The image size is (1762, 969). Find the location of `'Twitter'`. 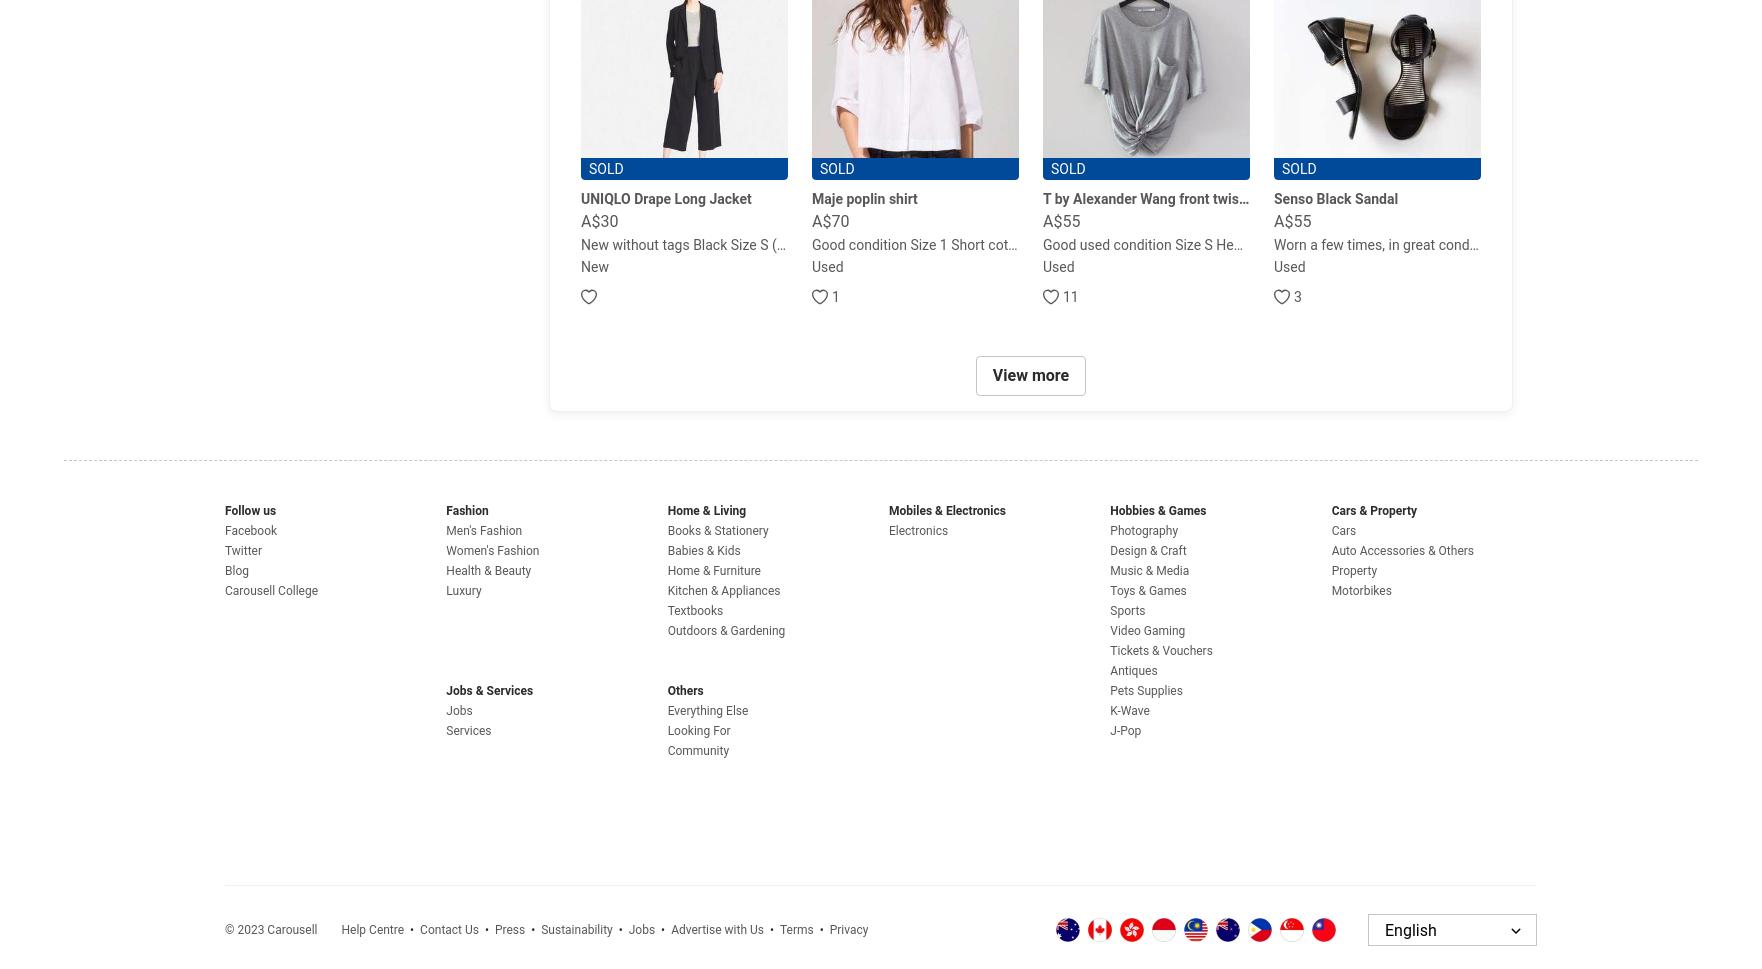

'Twitter' is located at coordinates (243, 550).